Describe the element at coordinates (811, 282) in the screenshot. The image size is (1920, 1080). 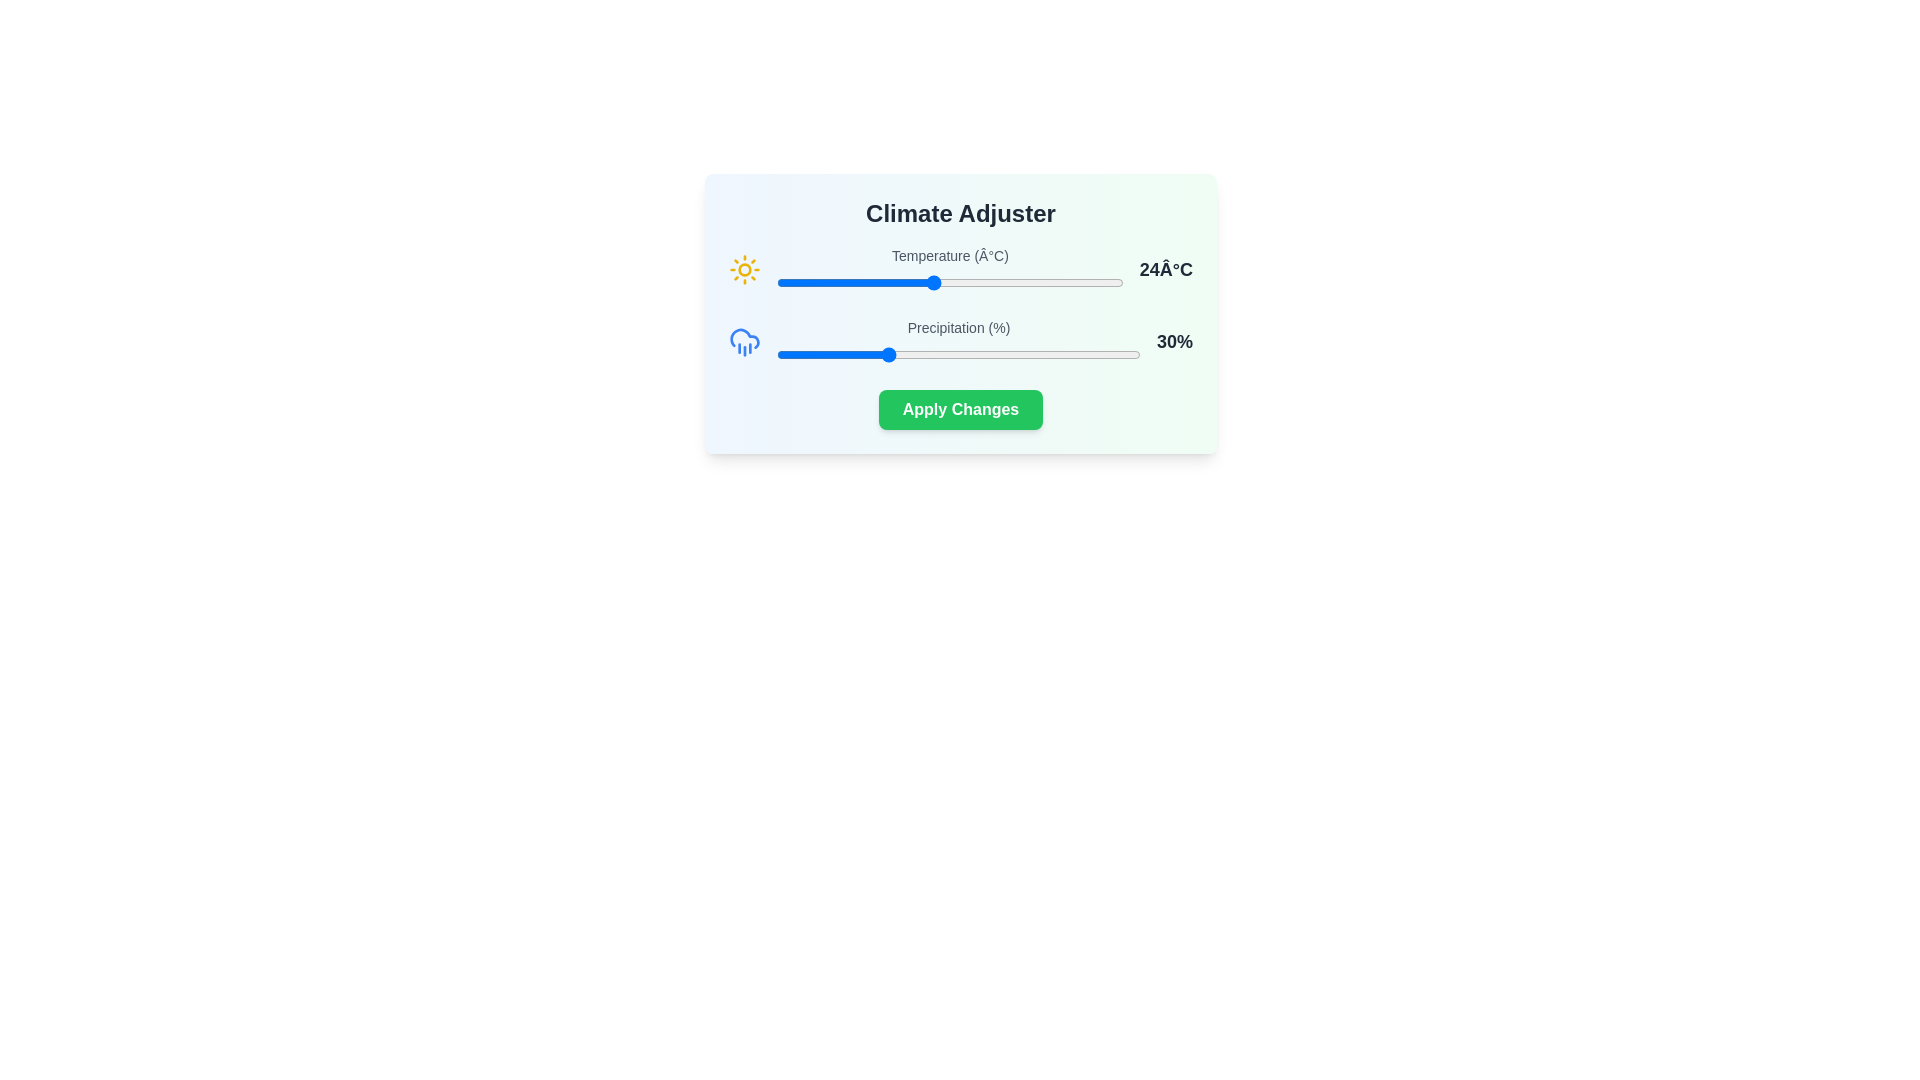
I see `the temperature slider to 17°C` at that location.